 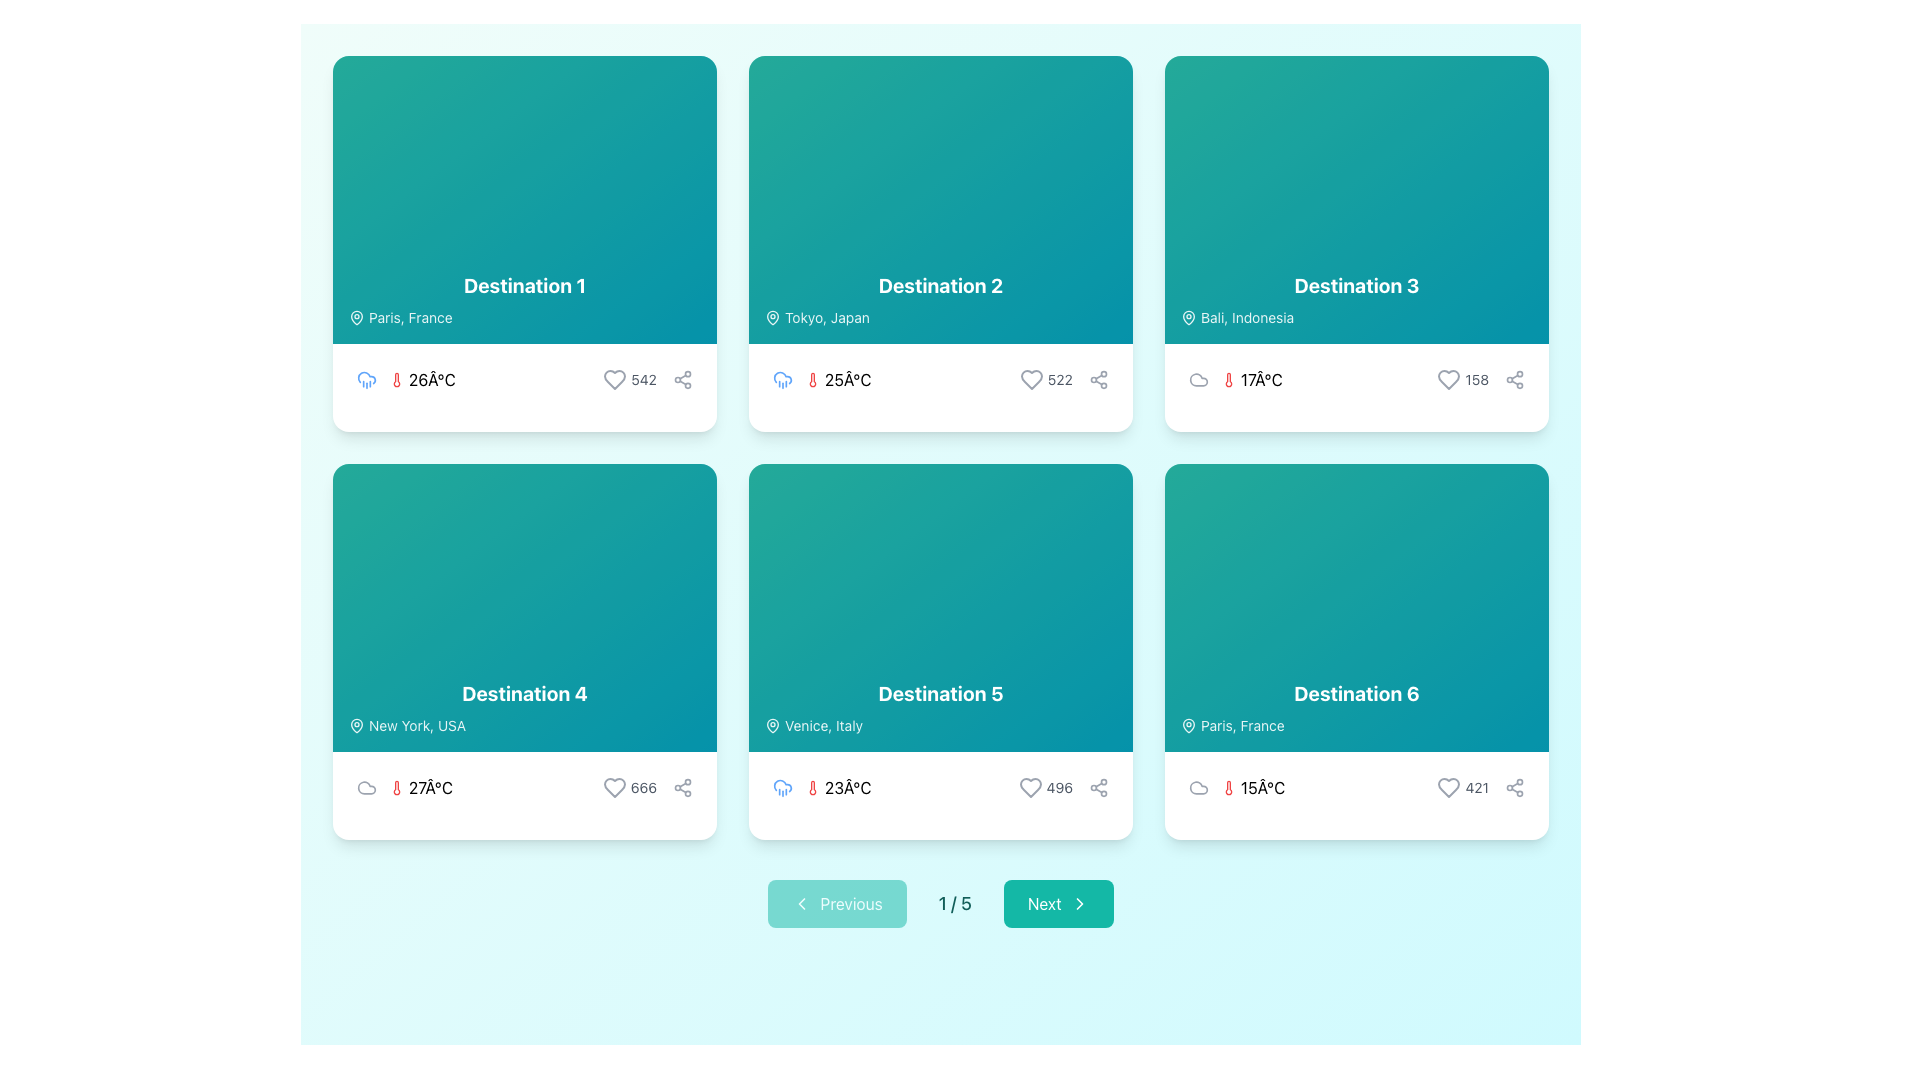 What do you see at coordinates (939, 794) in the screenshot?
I see `the displayed weather information in the lower right portion of the card for 'Destination 5' (Venice, Italy)` at bounding box center [939, 794].